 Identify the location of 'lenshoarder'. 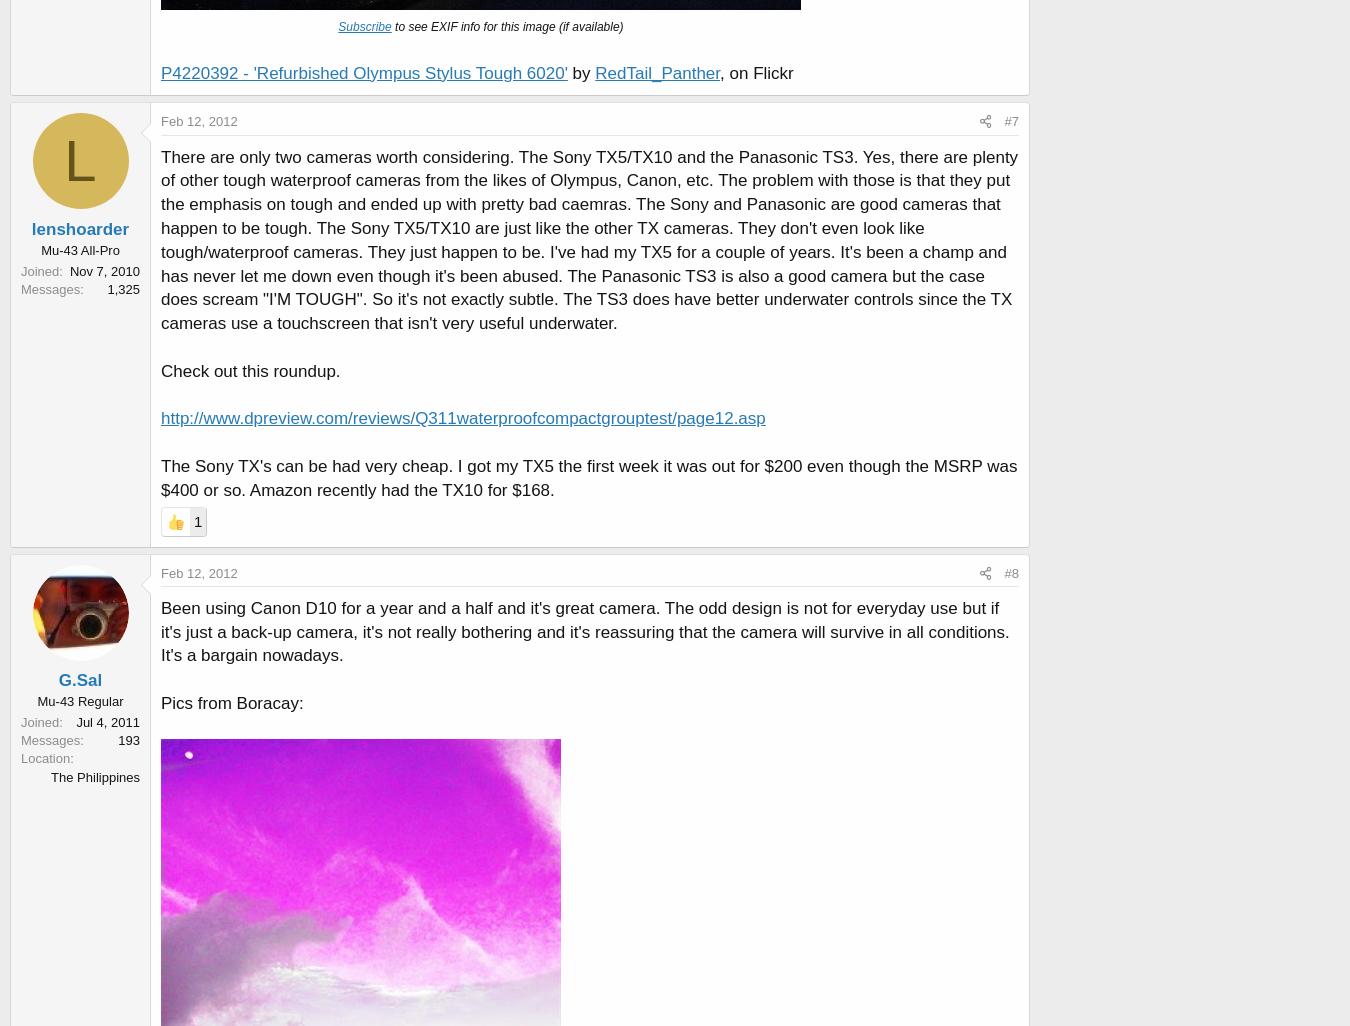
(79, 228).